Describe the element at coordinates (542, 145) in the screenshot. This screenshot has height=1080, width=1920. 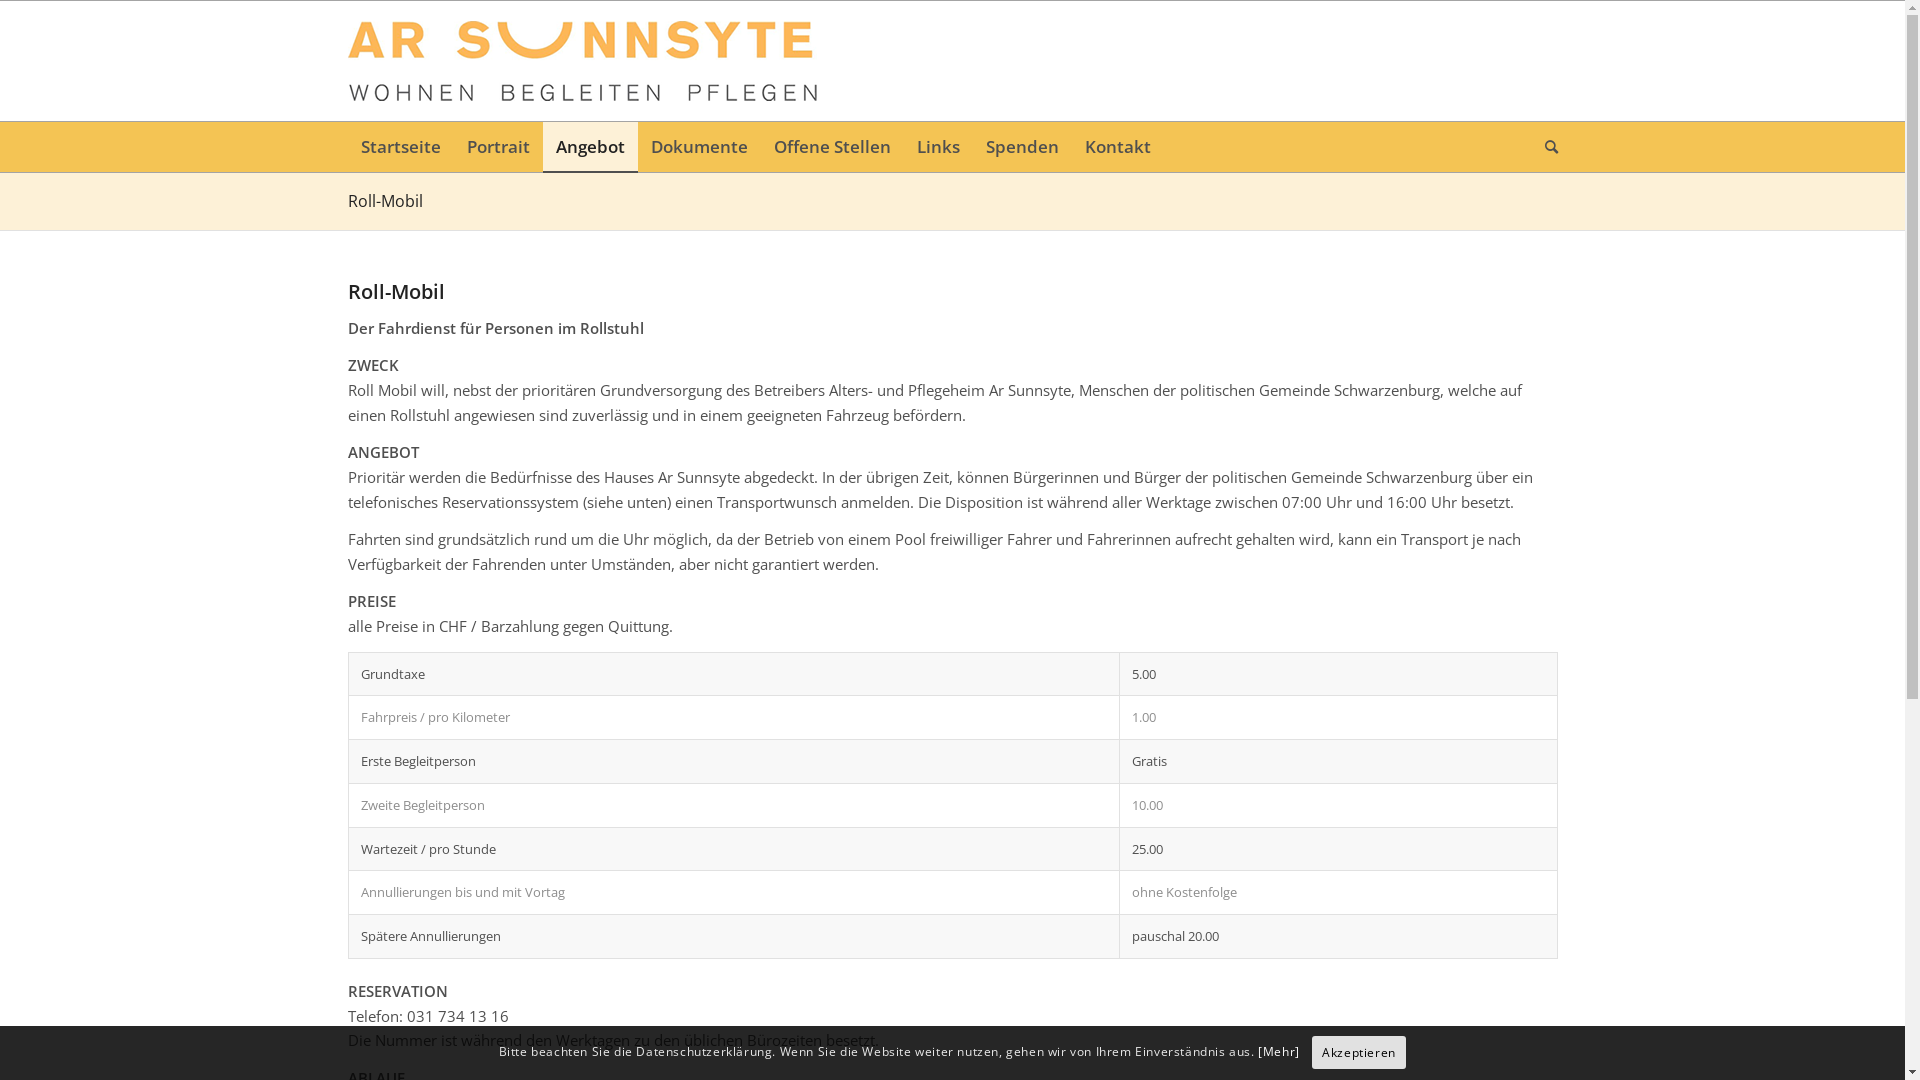
I see `'Angebot'` at that location.